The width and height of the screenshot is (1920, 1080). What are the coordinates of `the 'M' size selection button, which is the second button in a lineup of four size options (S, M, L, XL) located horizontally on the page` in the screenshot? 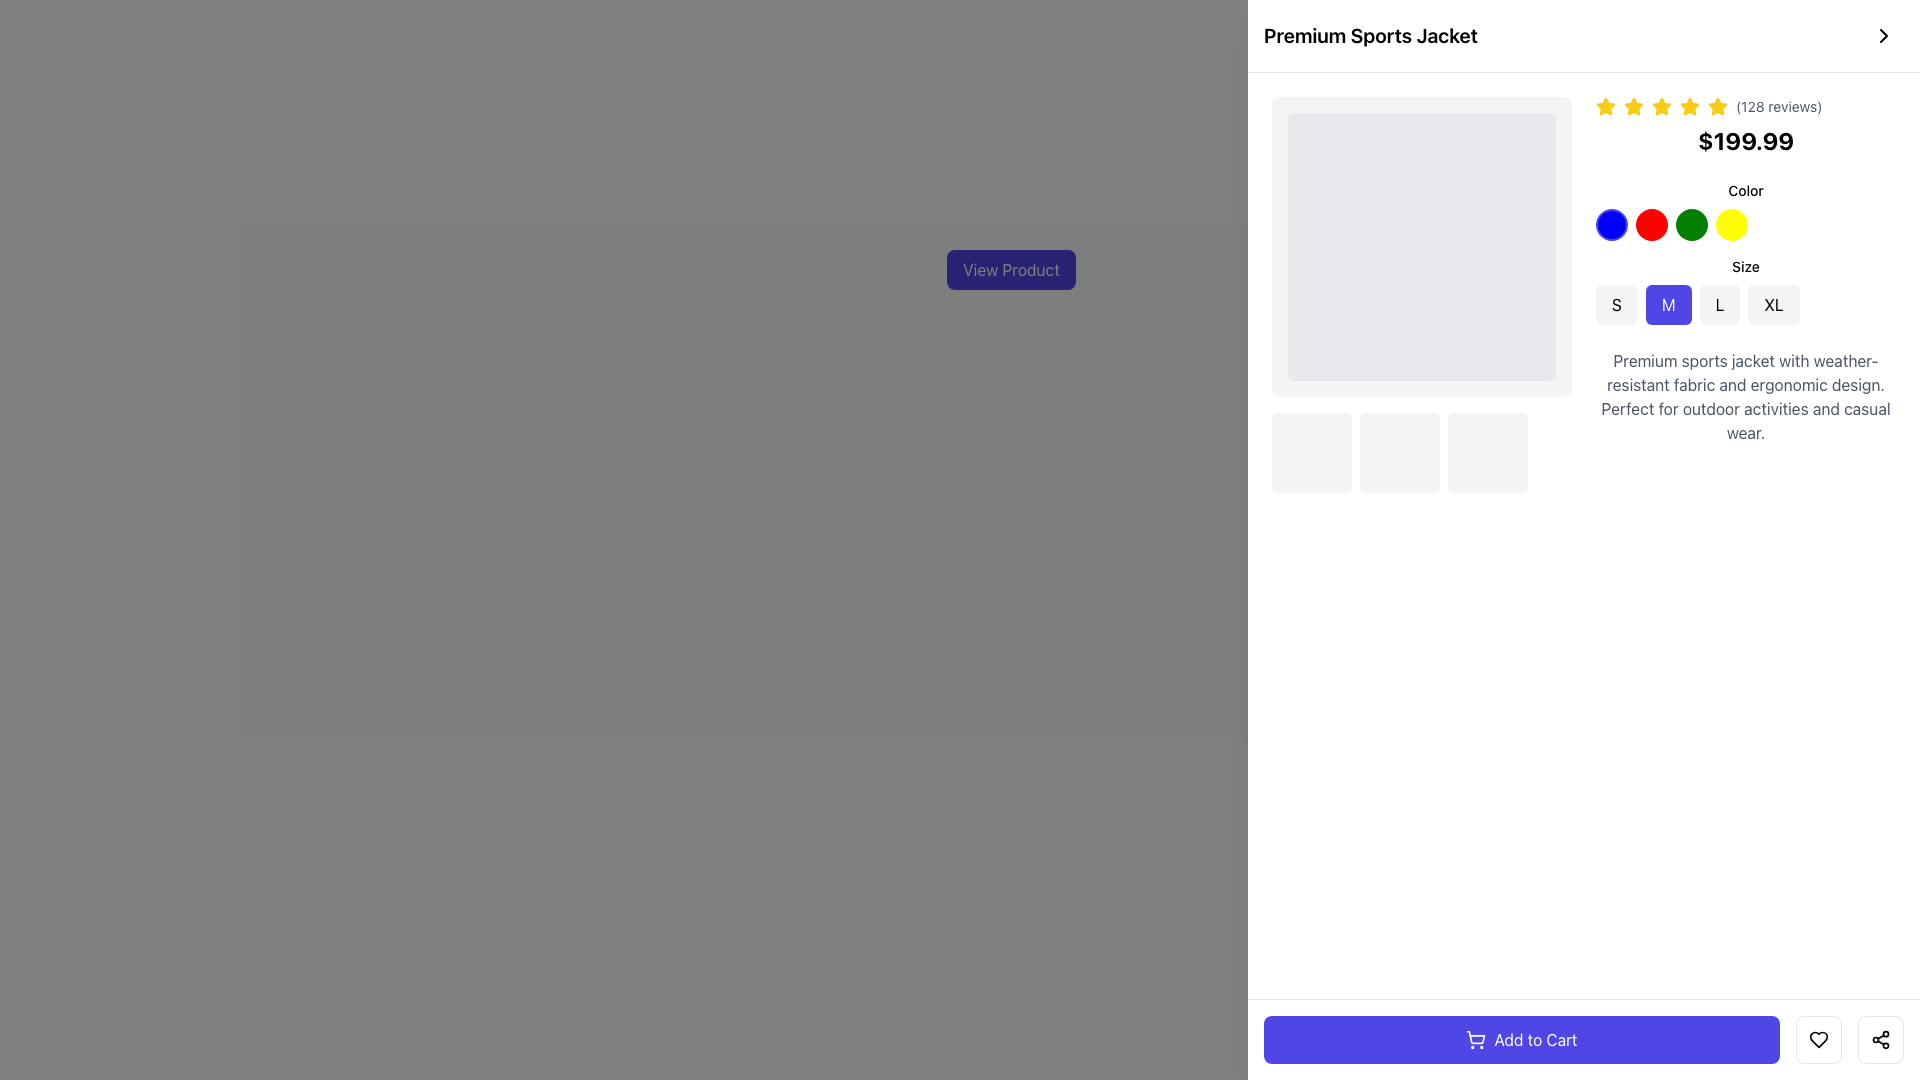 It's located at (1668, 304).